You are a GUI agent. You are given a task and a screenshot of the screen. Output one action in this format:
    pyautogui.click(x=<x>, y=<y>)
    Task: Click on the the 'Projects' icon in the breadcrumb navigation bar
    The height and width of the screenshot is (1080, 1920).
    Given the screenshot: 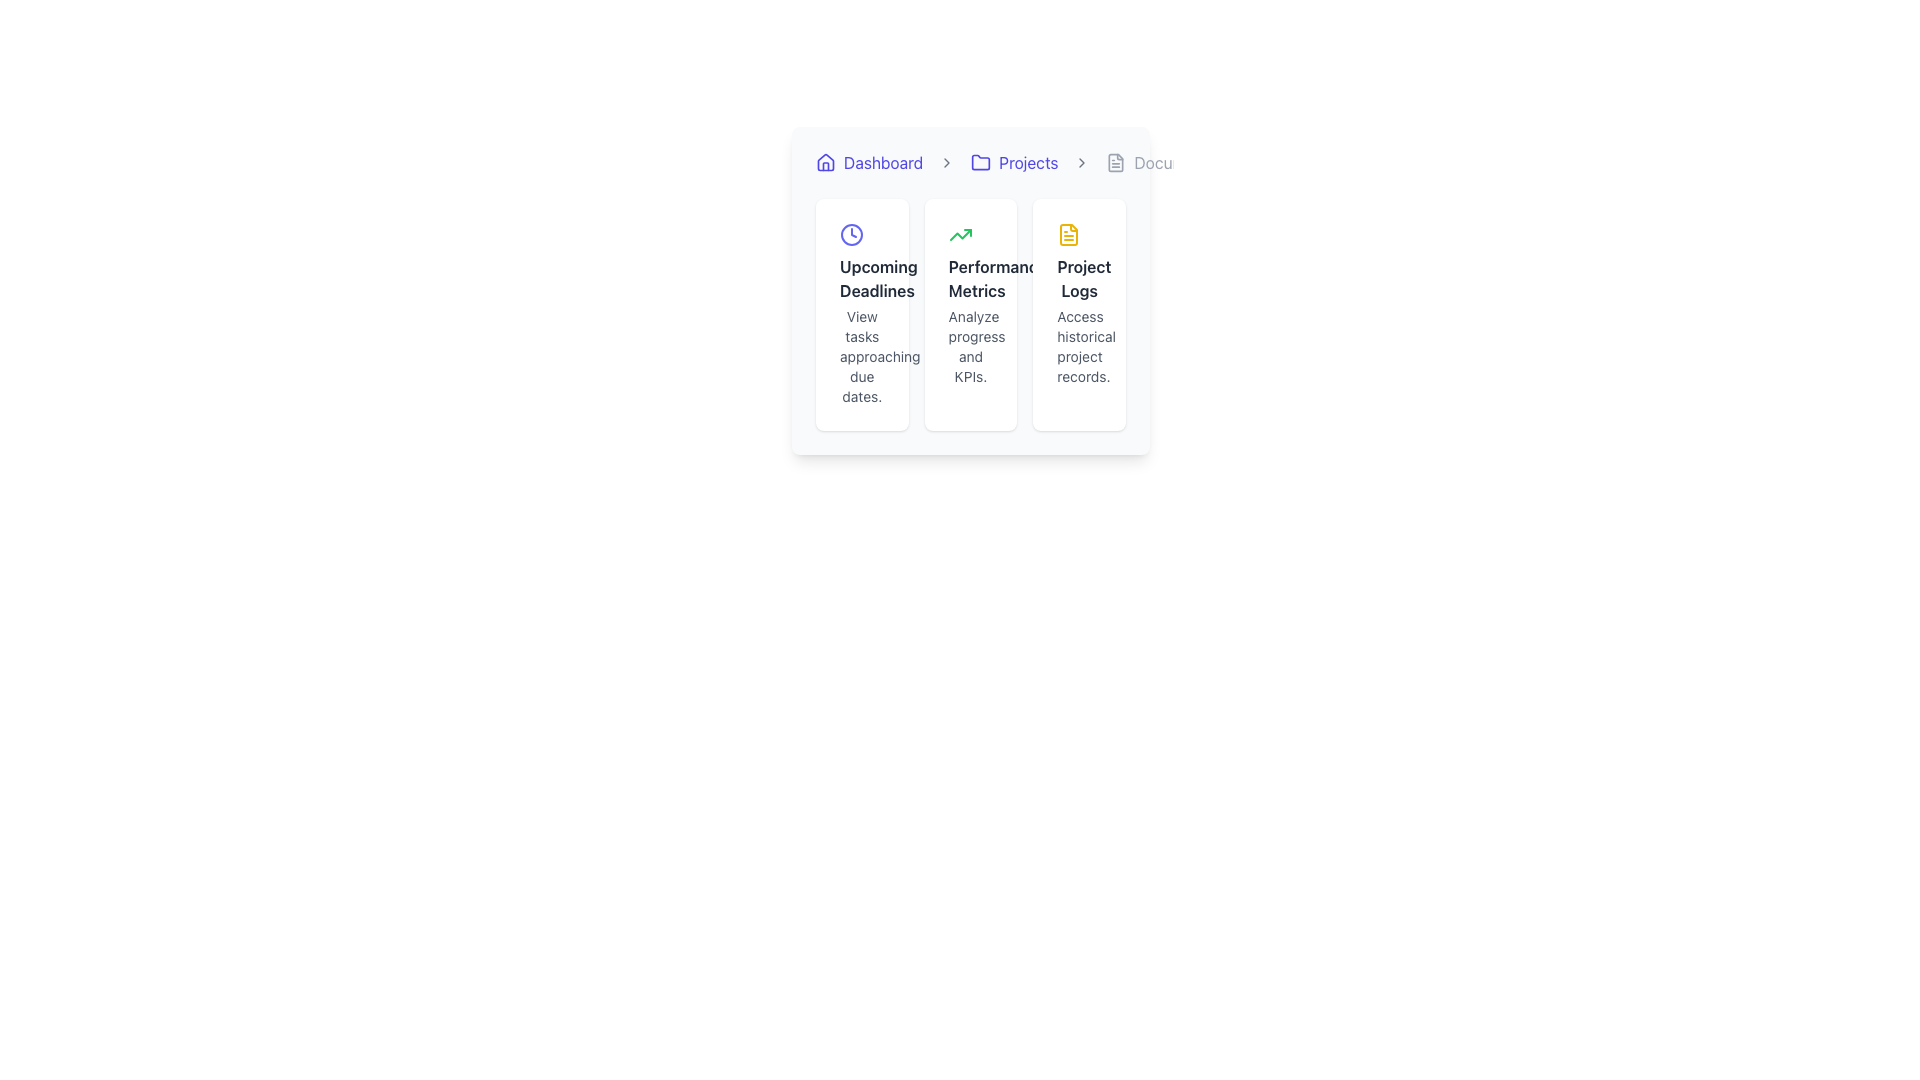 What is the action you would take?
    pyautogui.click(x=981, y=161)
    